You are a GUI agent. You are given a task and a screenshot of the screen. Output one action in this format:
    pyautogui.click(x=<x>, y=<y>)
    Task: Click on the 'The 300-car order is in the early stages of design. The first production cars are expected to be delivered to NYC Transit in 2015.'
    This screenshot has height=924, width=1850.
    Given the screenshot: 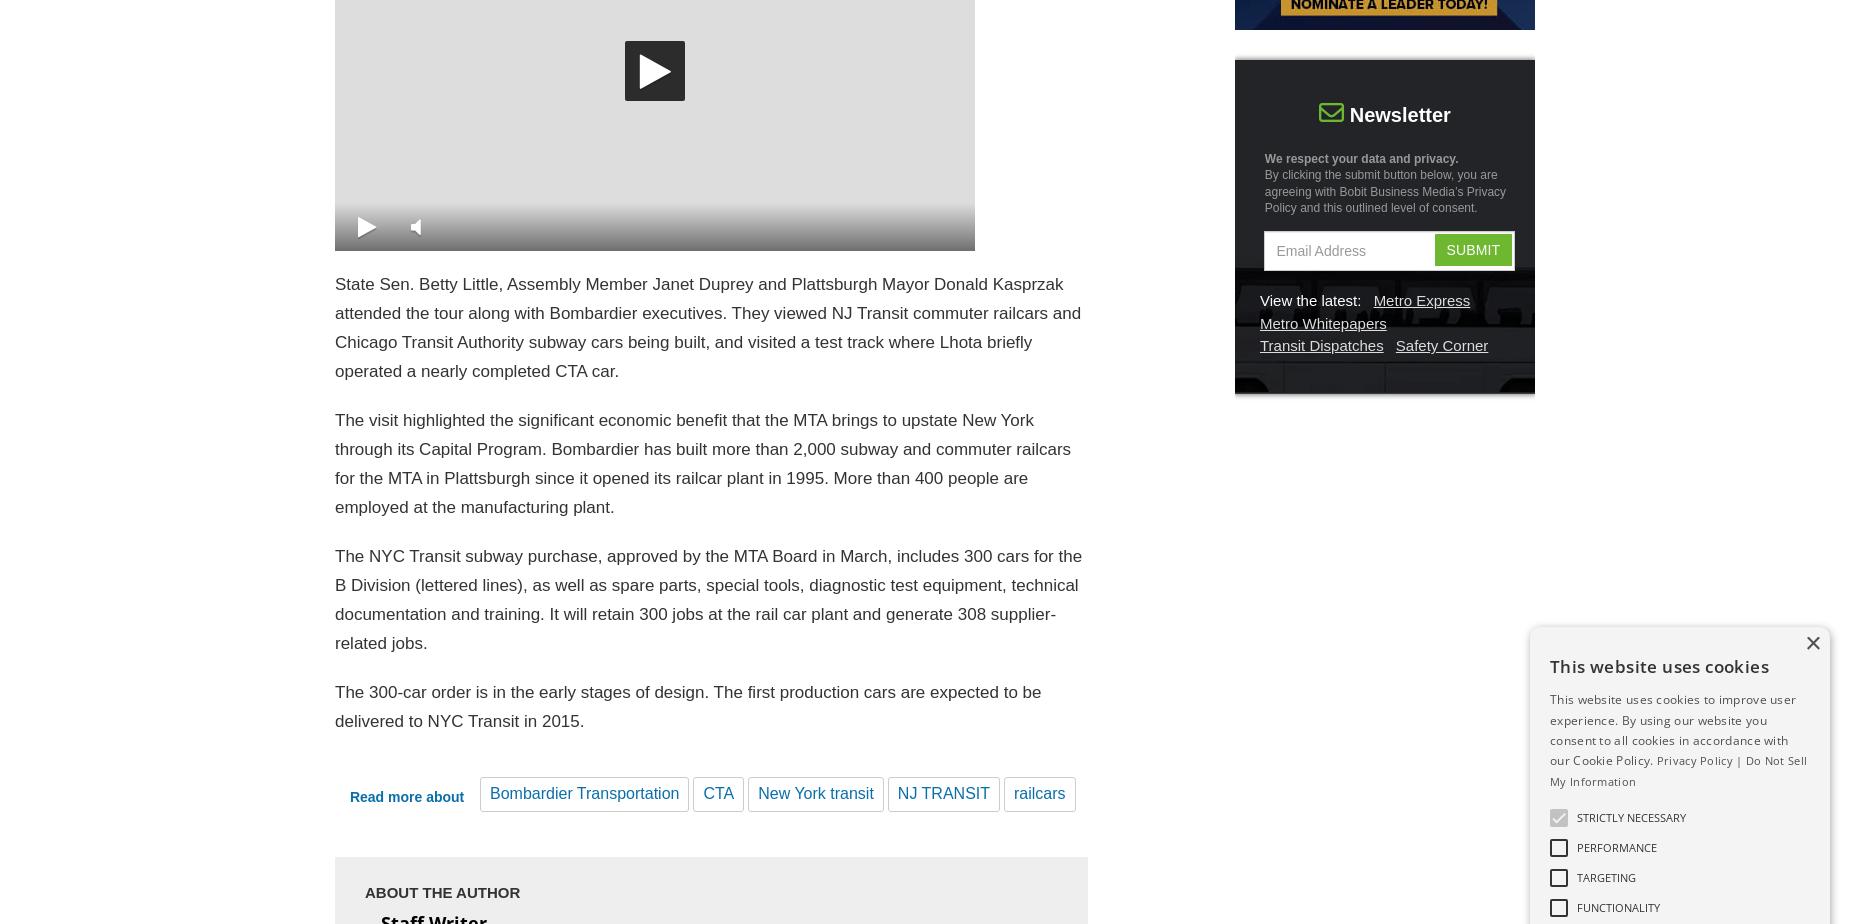 What is the action you would take?
    pyautogui.click(x=688, y=707)
    